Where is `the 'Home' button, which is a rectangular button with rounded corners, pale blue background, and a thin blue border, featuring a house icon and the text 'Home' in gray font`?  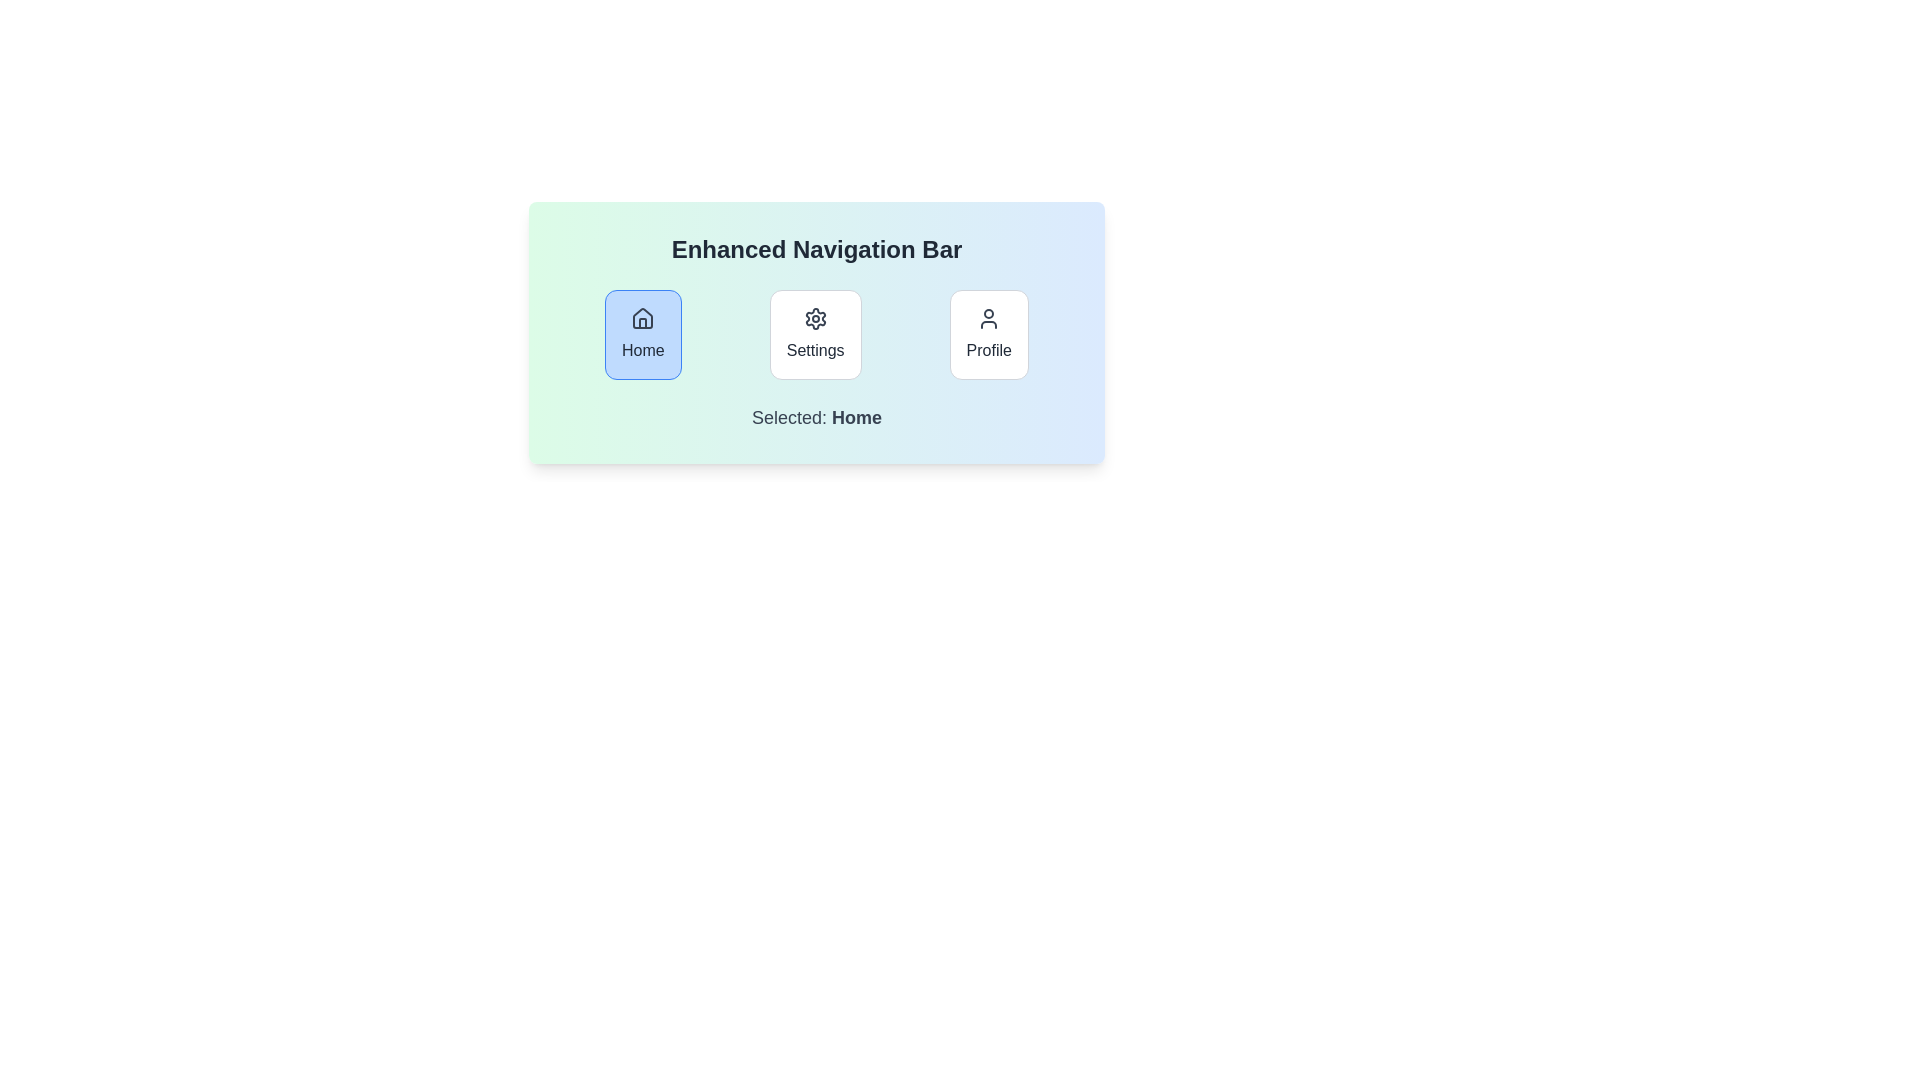
the 'Home' button, which is a rectangular button with rounded corners, pale blue background, and a thin blue border, featuring a house icon and the text 'Home' in gray font is located at coordinates (643, 334).